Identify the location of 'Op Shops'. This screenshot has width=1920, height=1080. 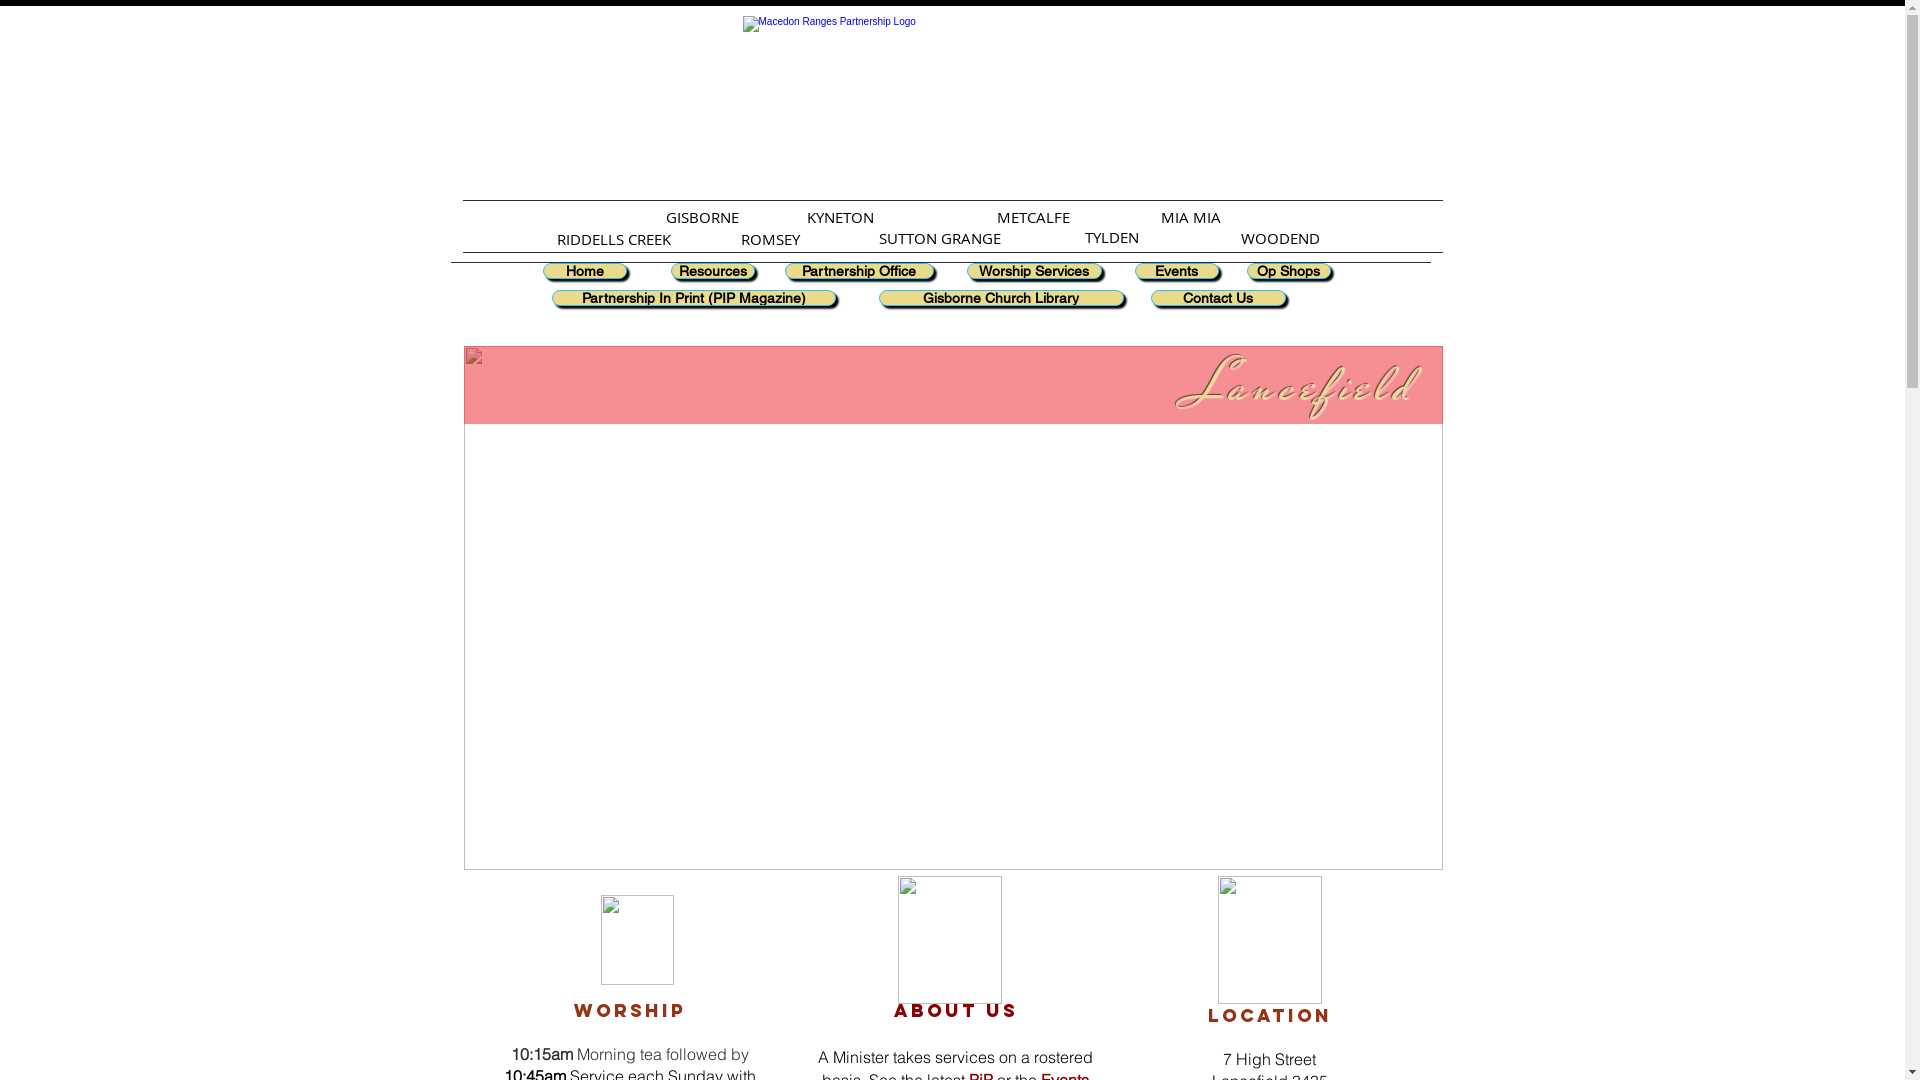
(1245, 270).